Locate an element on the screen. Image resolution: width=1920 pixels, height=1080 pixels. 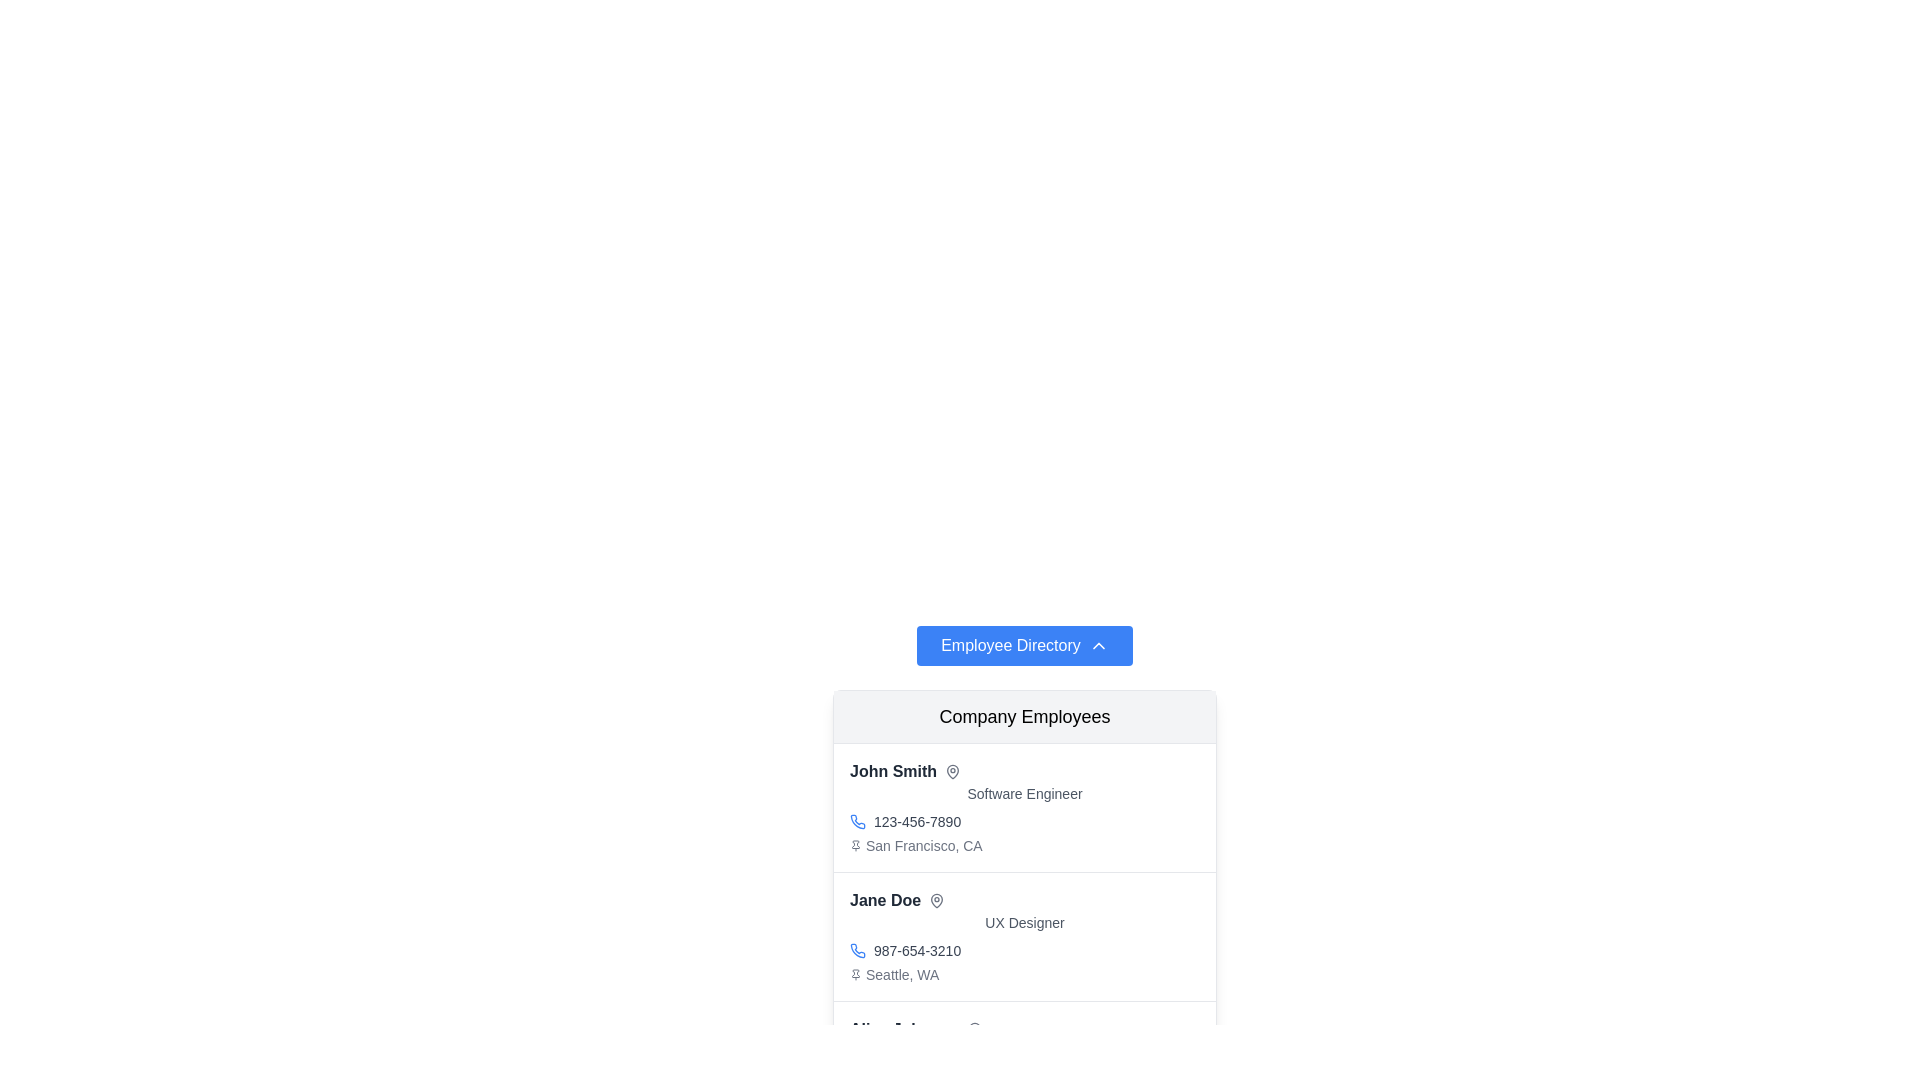
the blue phone icon located next to the phone number under the first employee's details in the 'Company Employees' section is located at coordinates (858, 821).